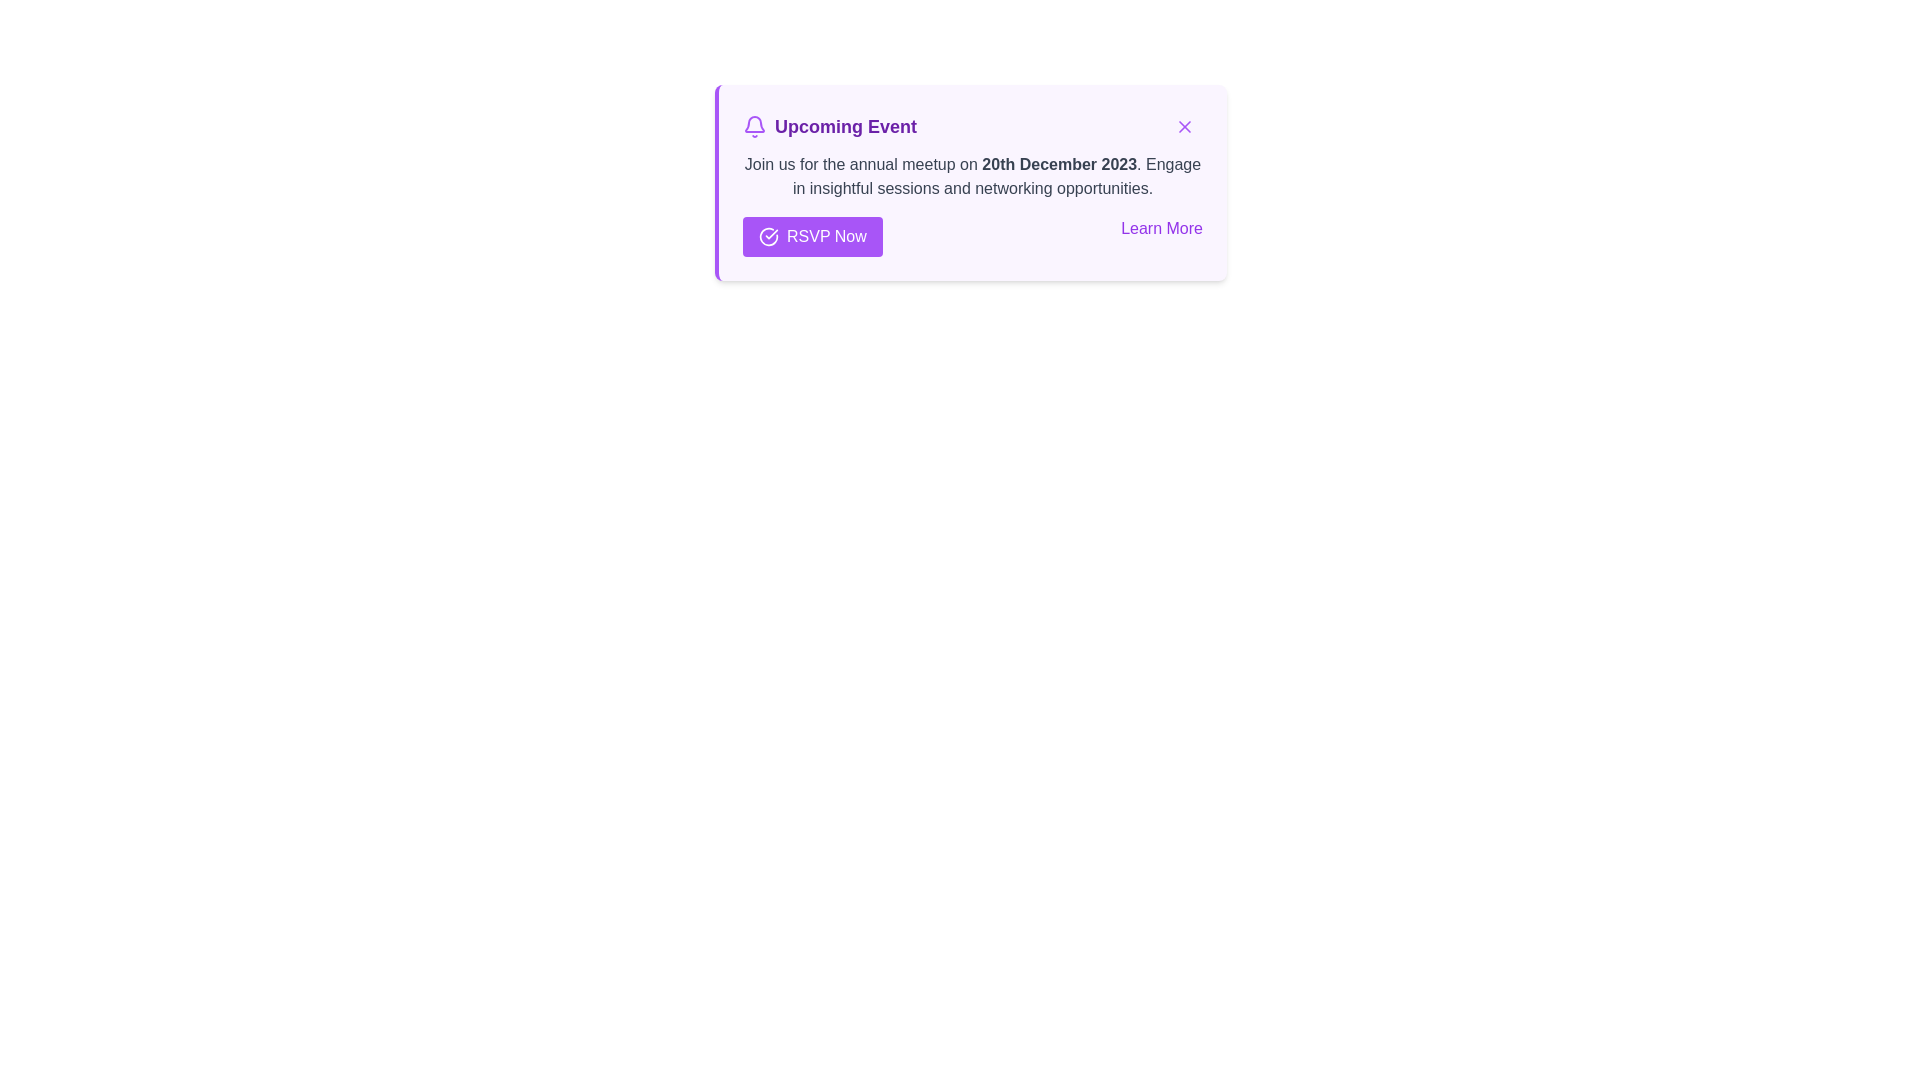  What do you see at coordinates (845, 127) in the screenshot?
I see `the text element styled in a large, bold purple font that reads 'Upcoming Event', located to the right of the bell icon` at bounding box center [845, 127].